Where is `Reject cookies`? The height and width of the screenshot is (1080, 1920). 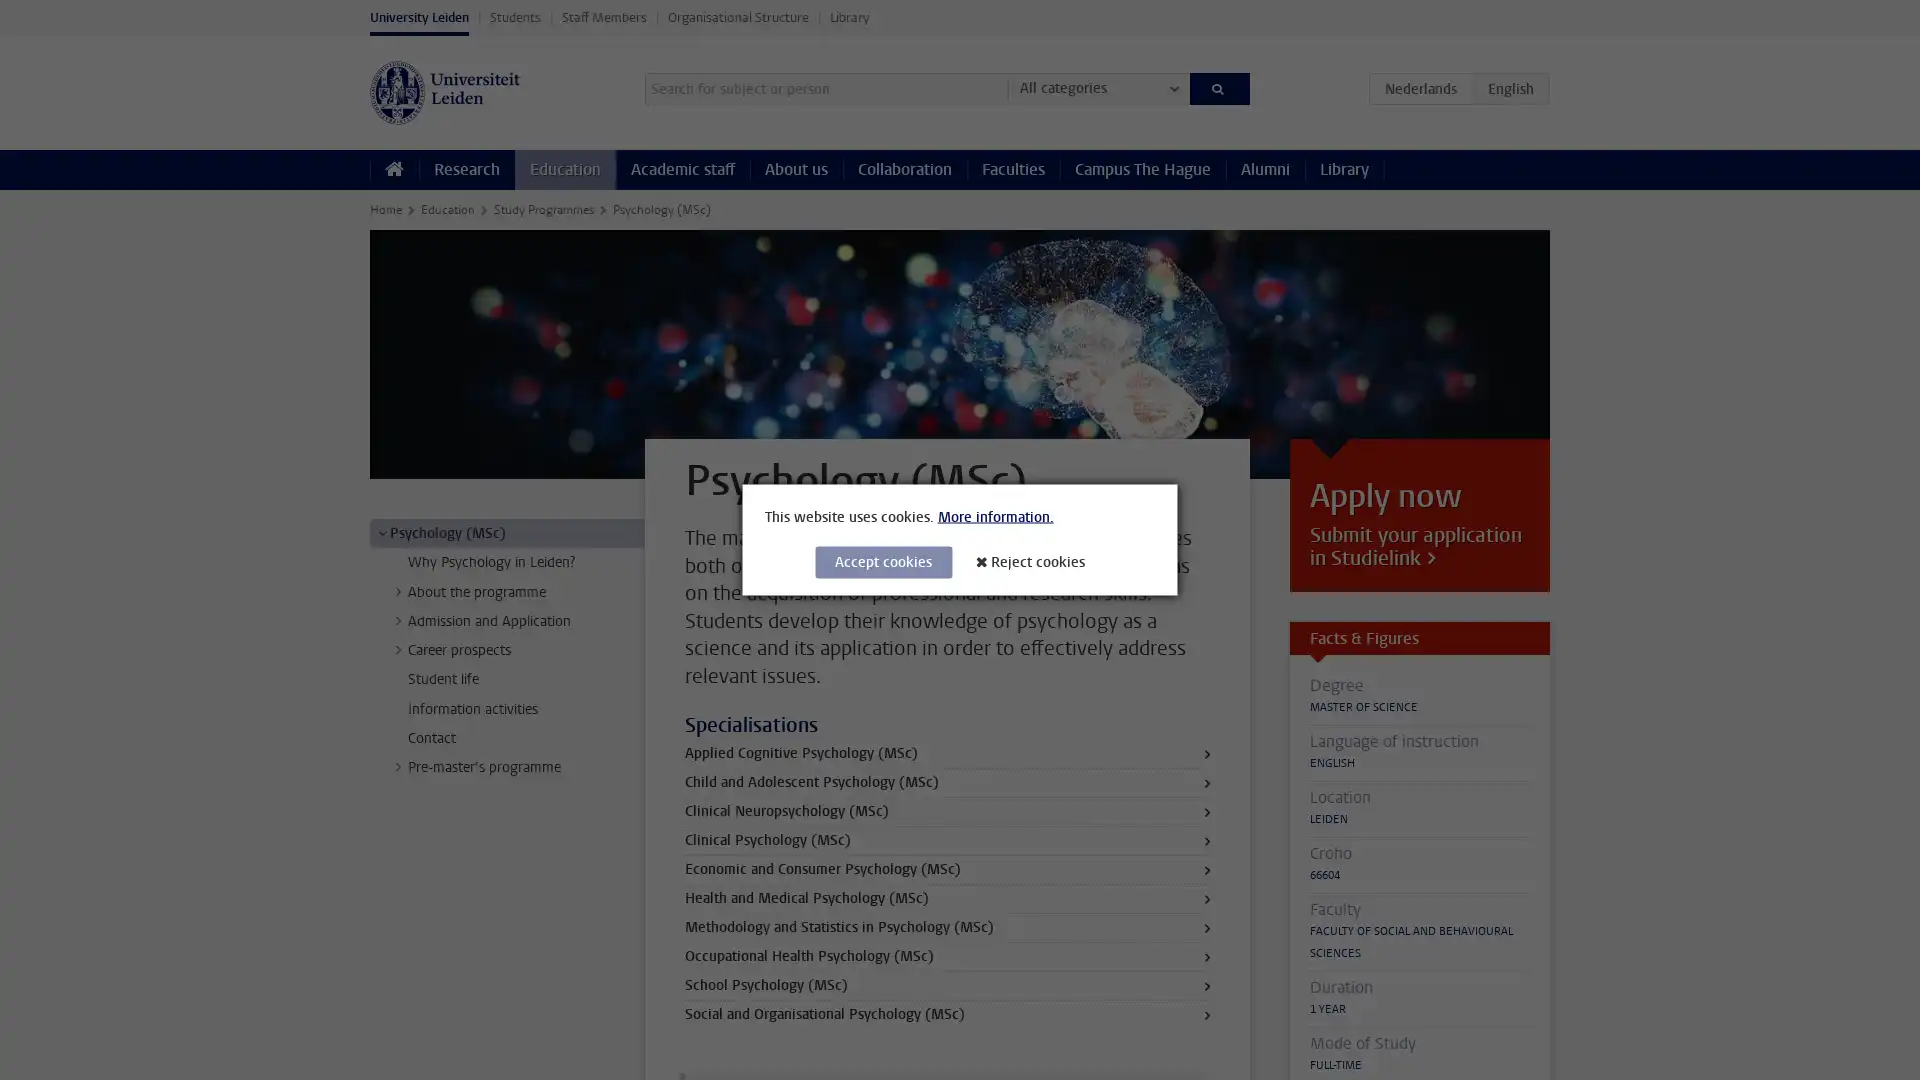 Reject cookies is located at coordinates (1037, 561).